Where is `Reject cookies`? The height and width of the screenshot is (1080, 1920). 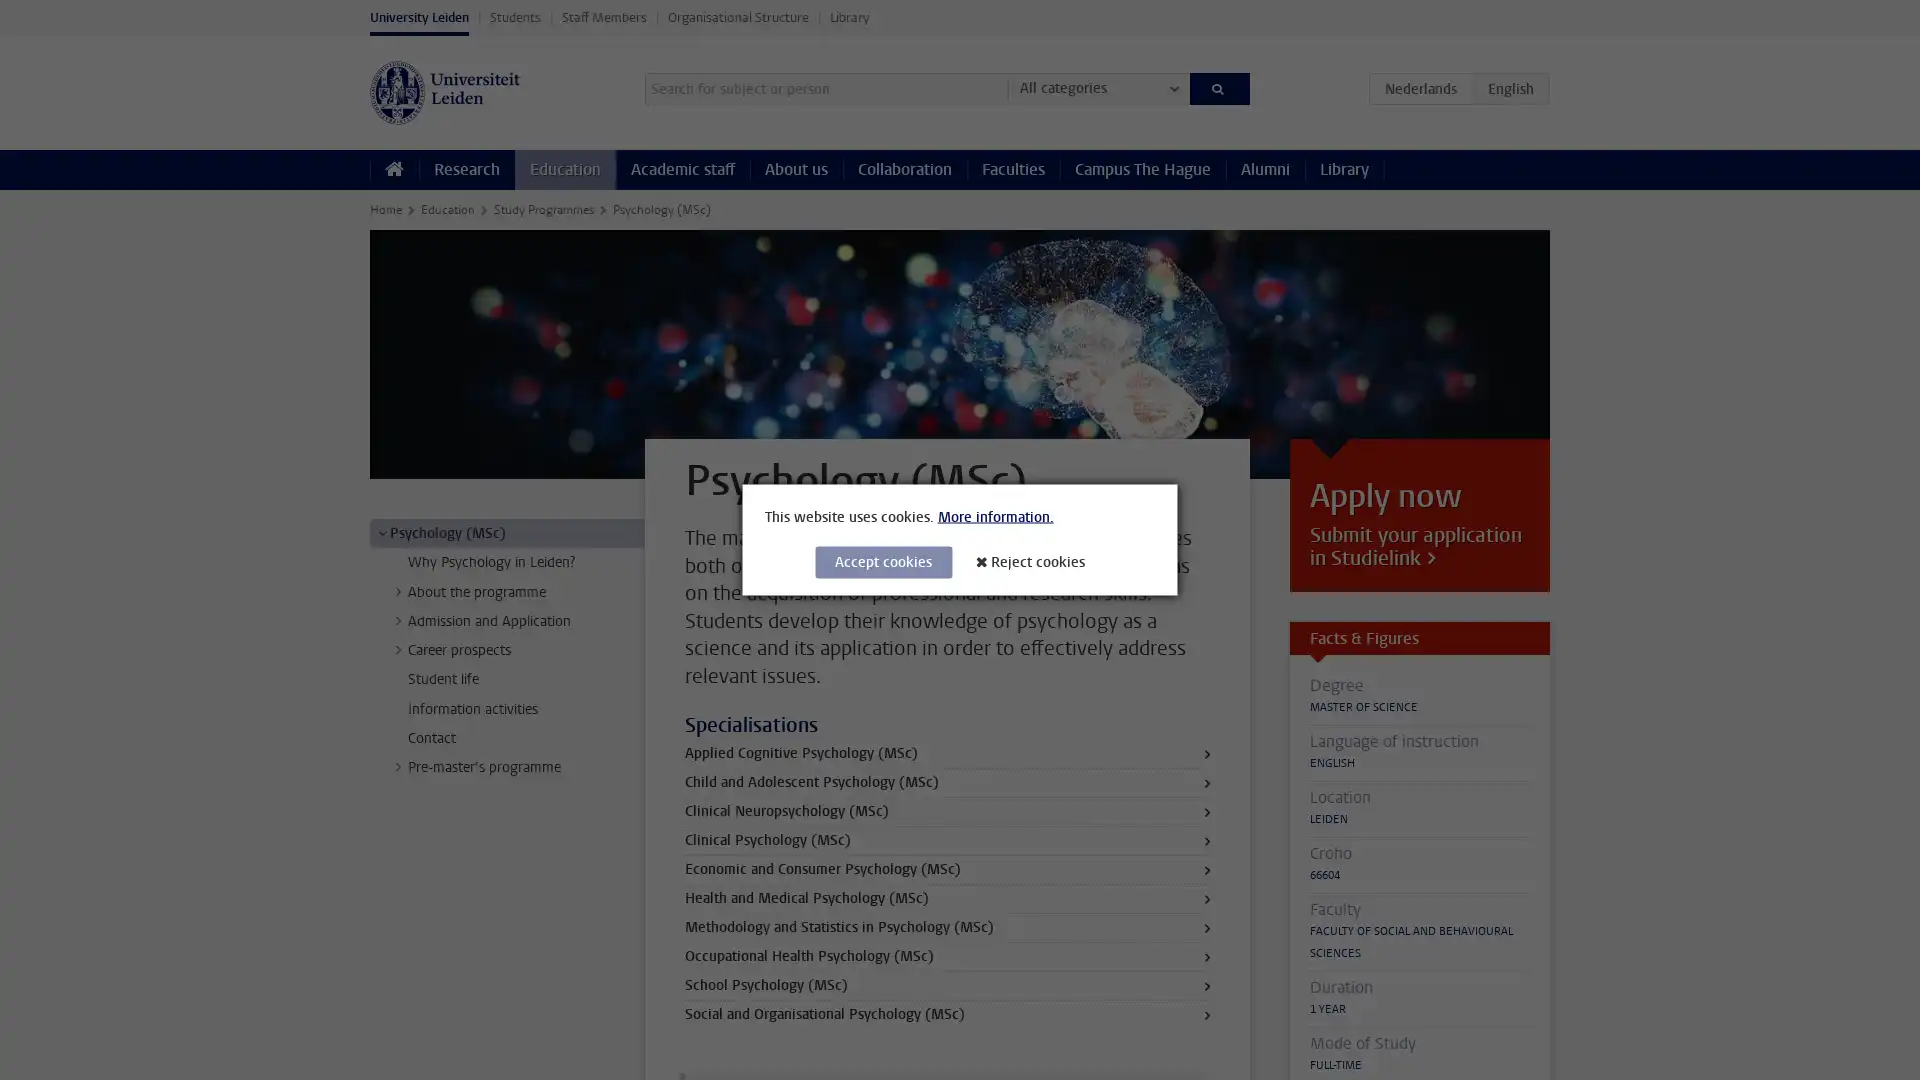 Reject cookies is located at coordinates (1037, 561).